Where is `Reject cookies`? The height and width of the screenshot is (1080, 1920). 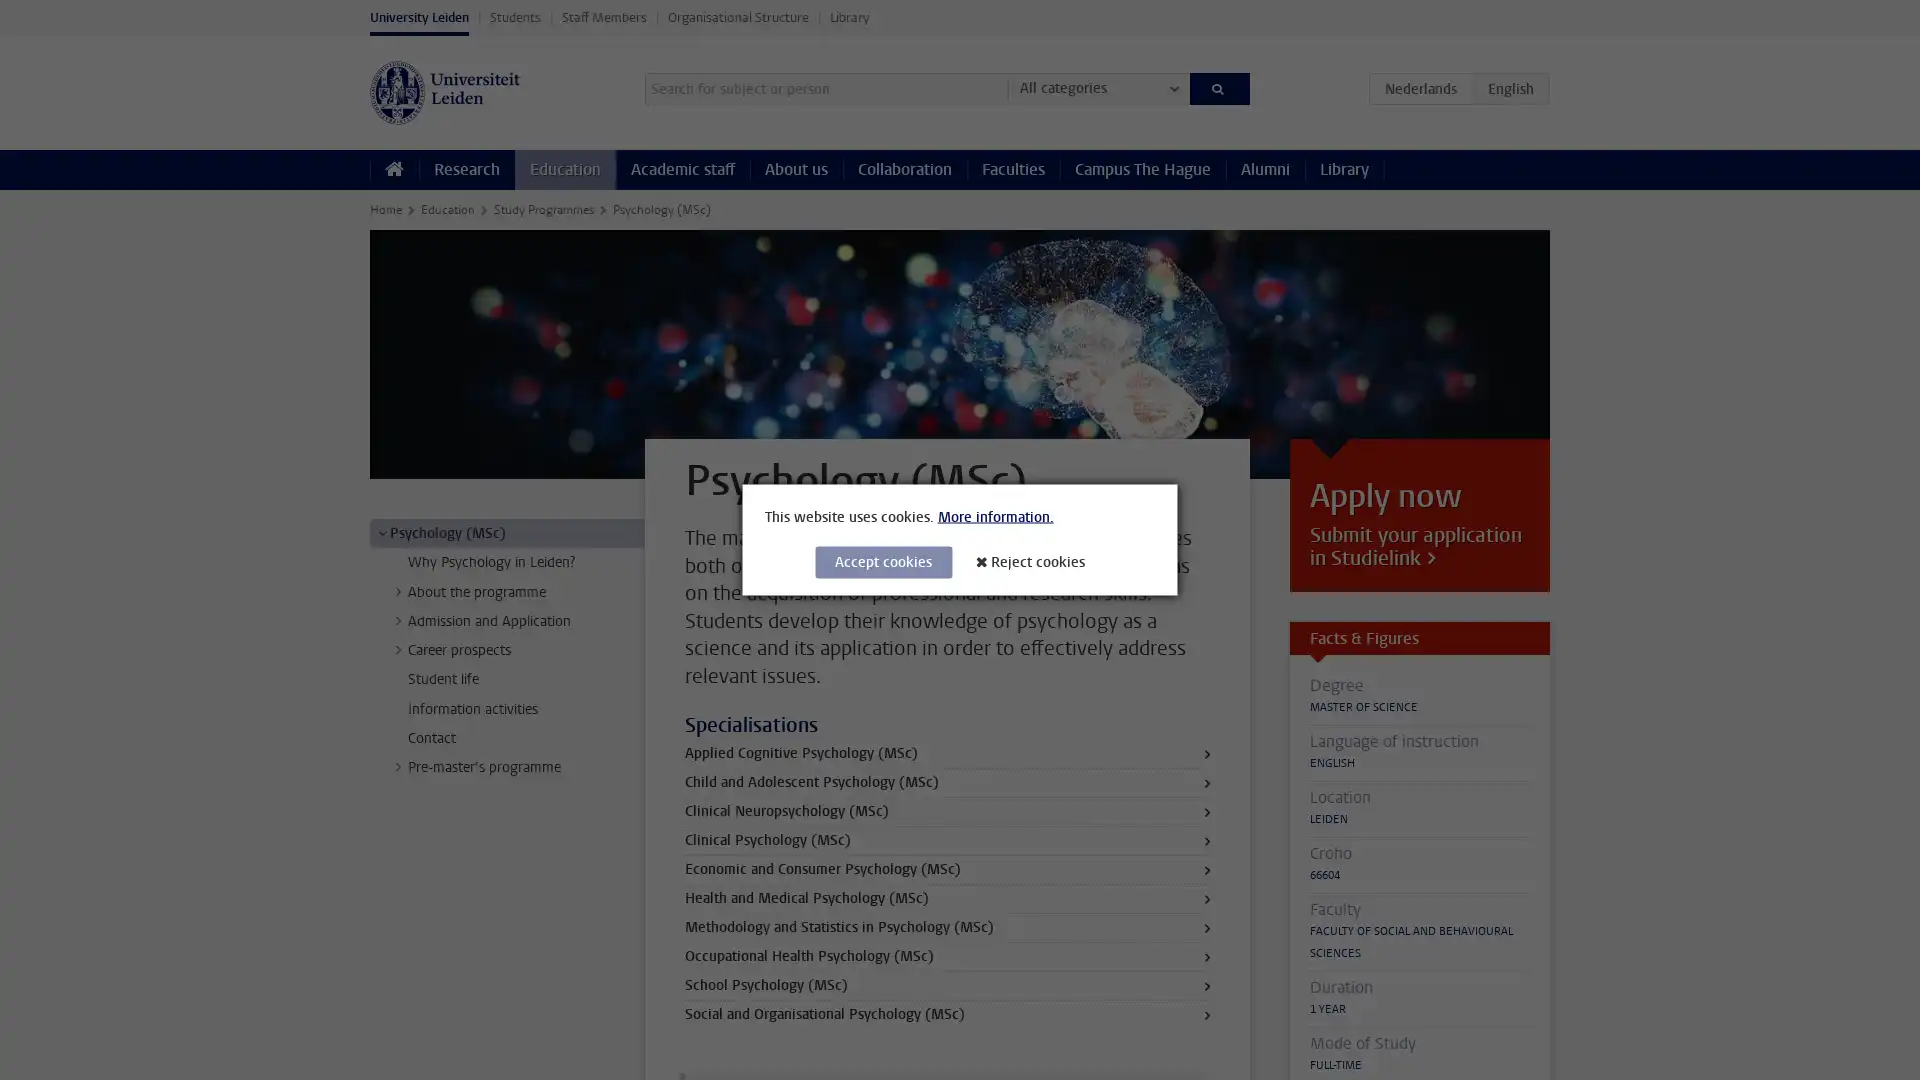 Reject cookies is located at coordinates (1037, 561).